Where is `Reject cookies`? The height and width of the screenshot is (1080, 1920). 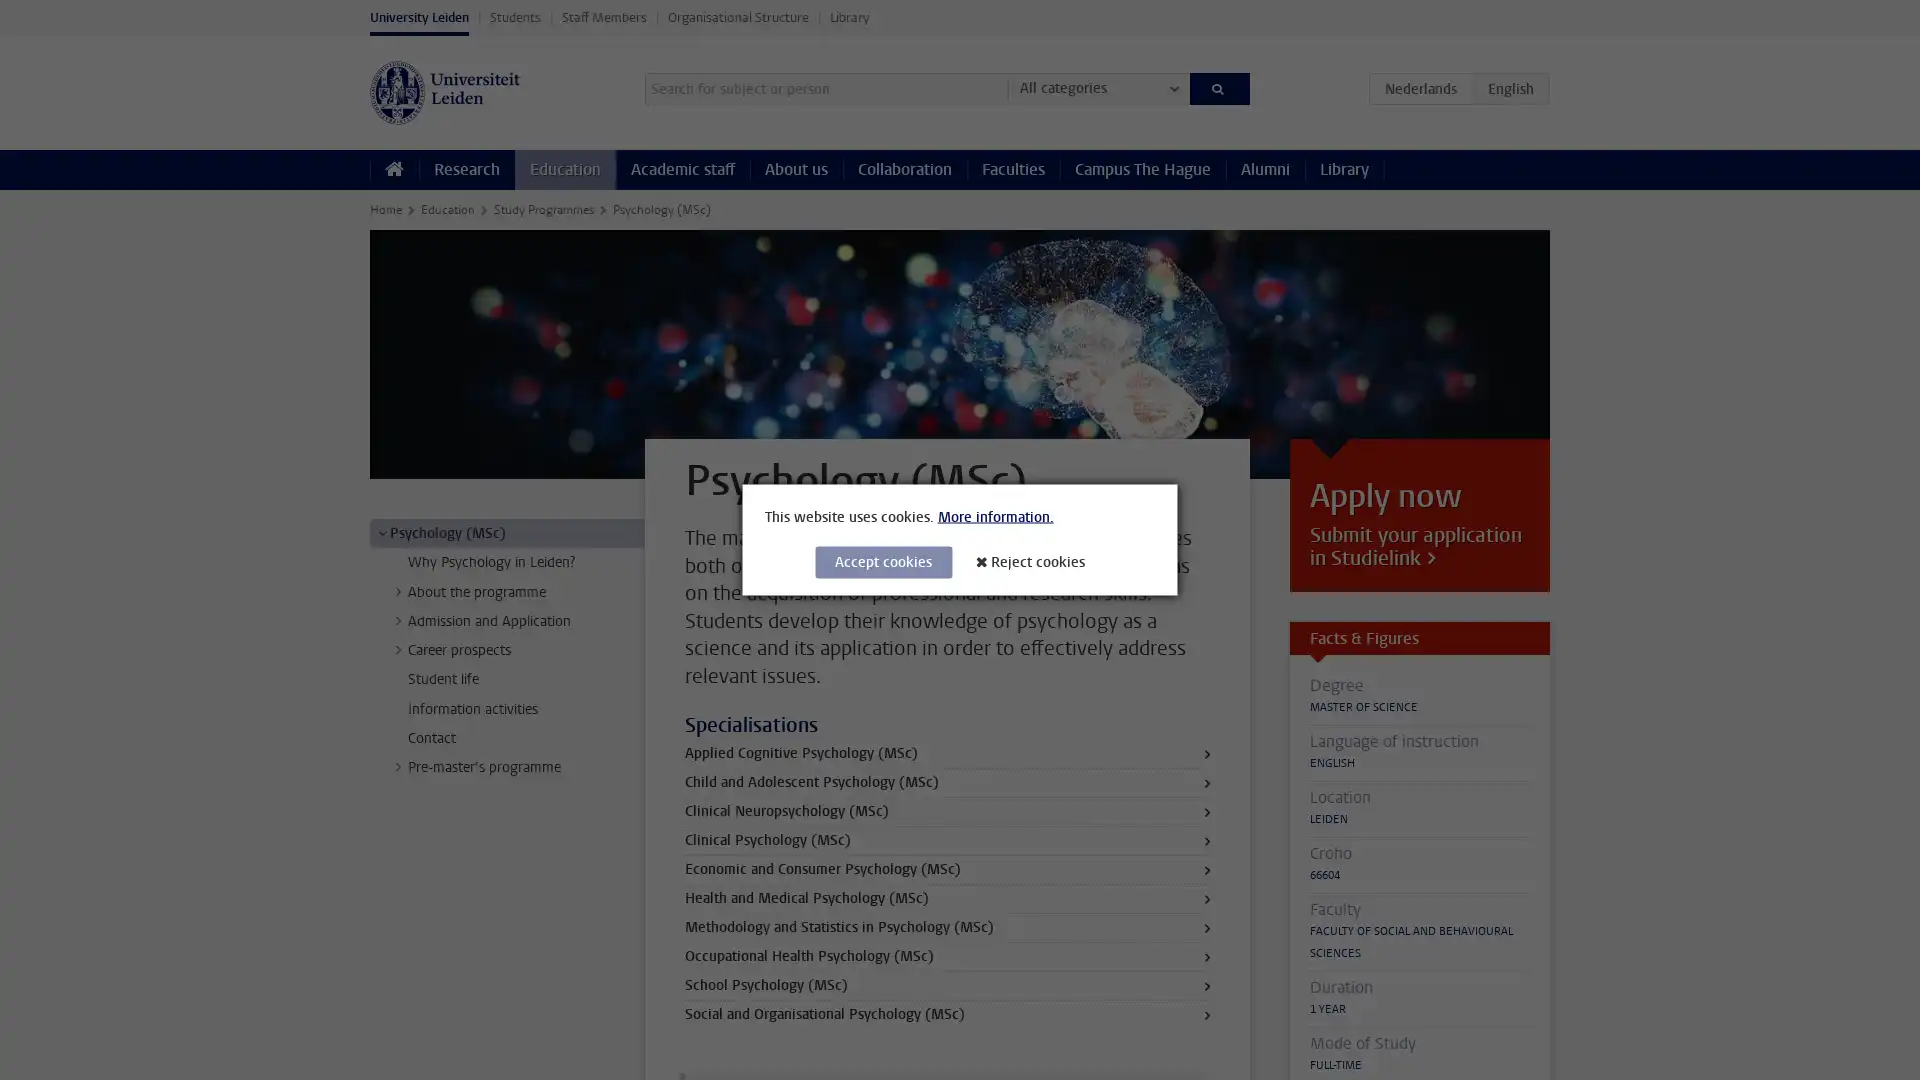 Reject cookies is located at coordinates (1037, 561).